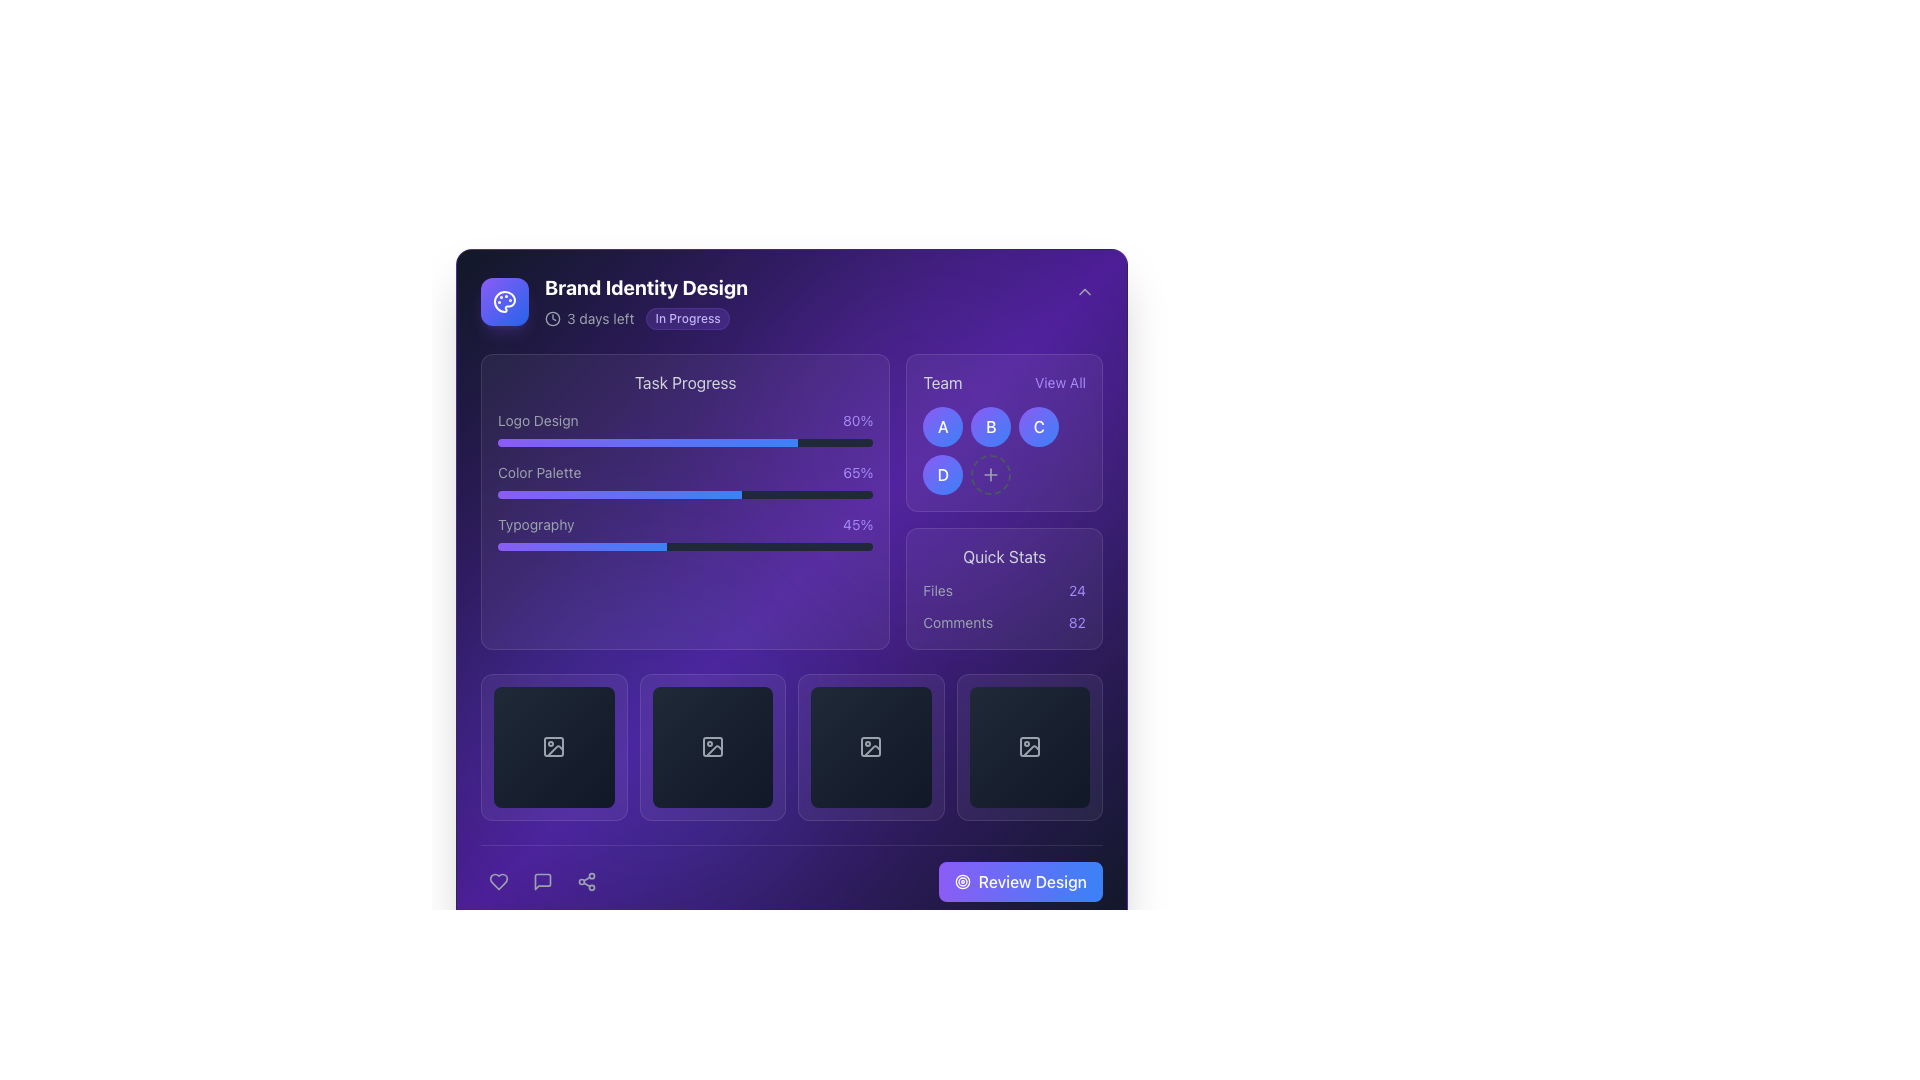 Image resolution: width=1920 pixels, height=1080 pixels. I want to click on the sharing icon, which is a vector icon shaped like three interconnected circles forming a triangular arrangement, located at the bottom-center of the interface, so click(585, 879).